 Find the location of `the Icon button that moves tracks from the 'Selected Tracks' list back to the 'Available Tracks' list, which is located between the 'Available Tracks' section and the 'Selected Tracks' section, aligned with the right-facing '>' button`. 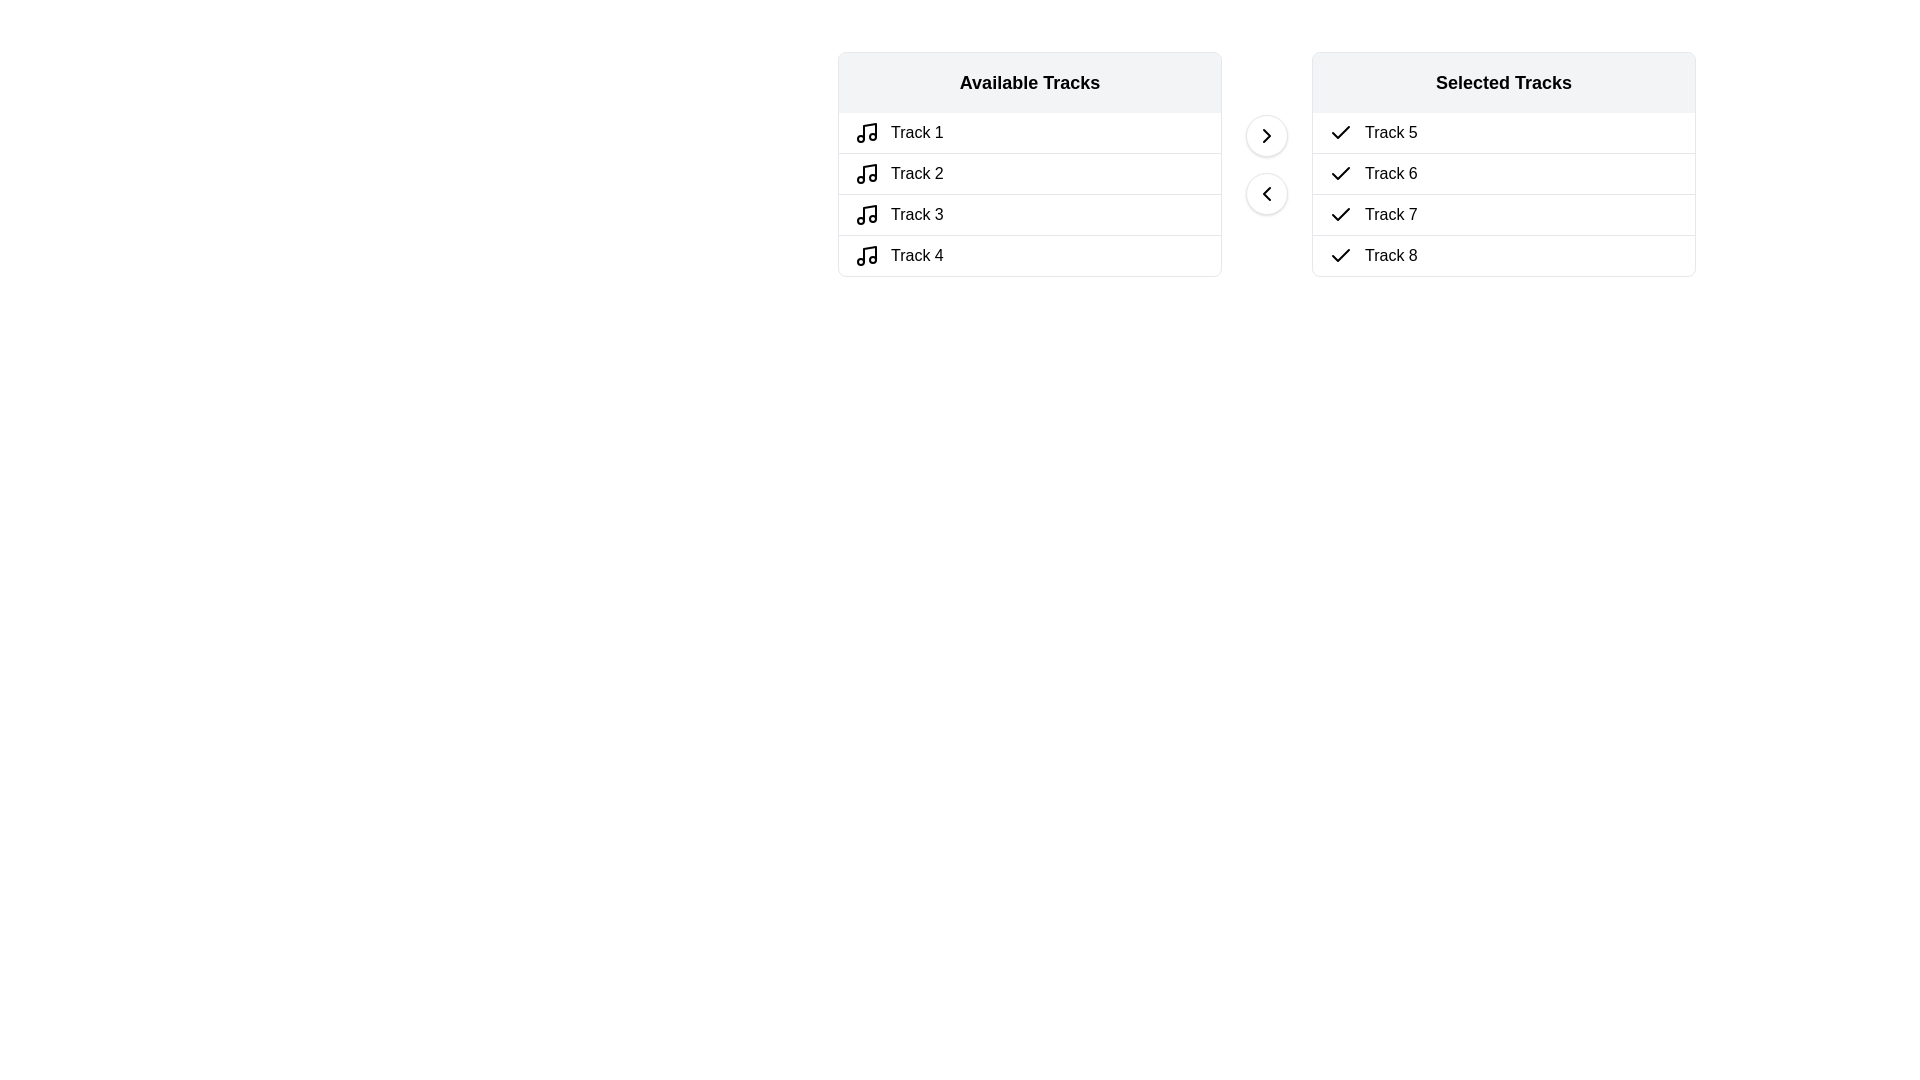

the Icon button that moves tracks from the 'Selected Tracks' list back to the 'Available Tracks' list, which is located between the 'Available Tracks' section and the 'Selected Tracks' section, aligned with the right-facing '>' button is located at coordinates (1266, 193).